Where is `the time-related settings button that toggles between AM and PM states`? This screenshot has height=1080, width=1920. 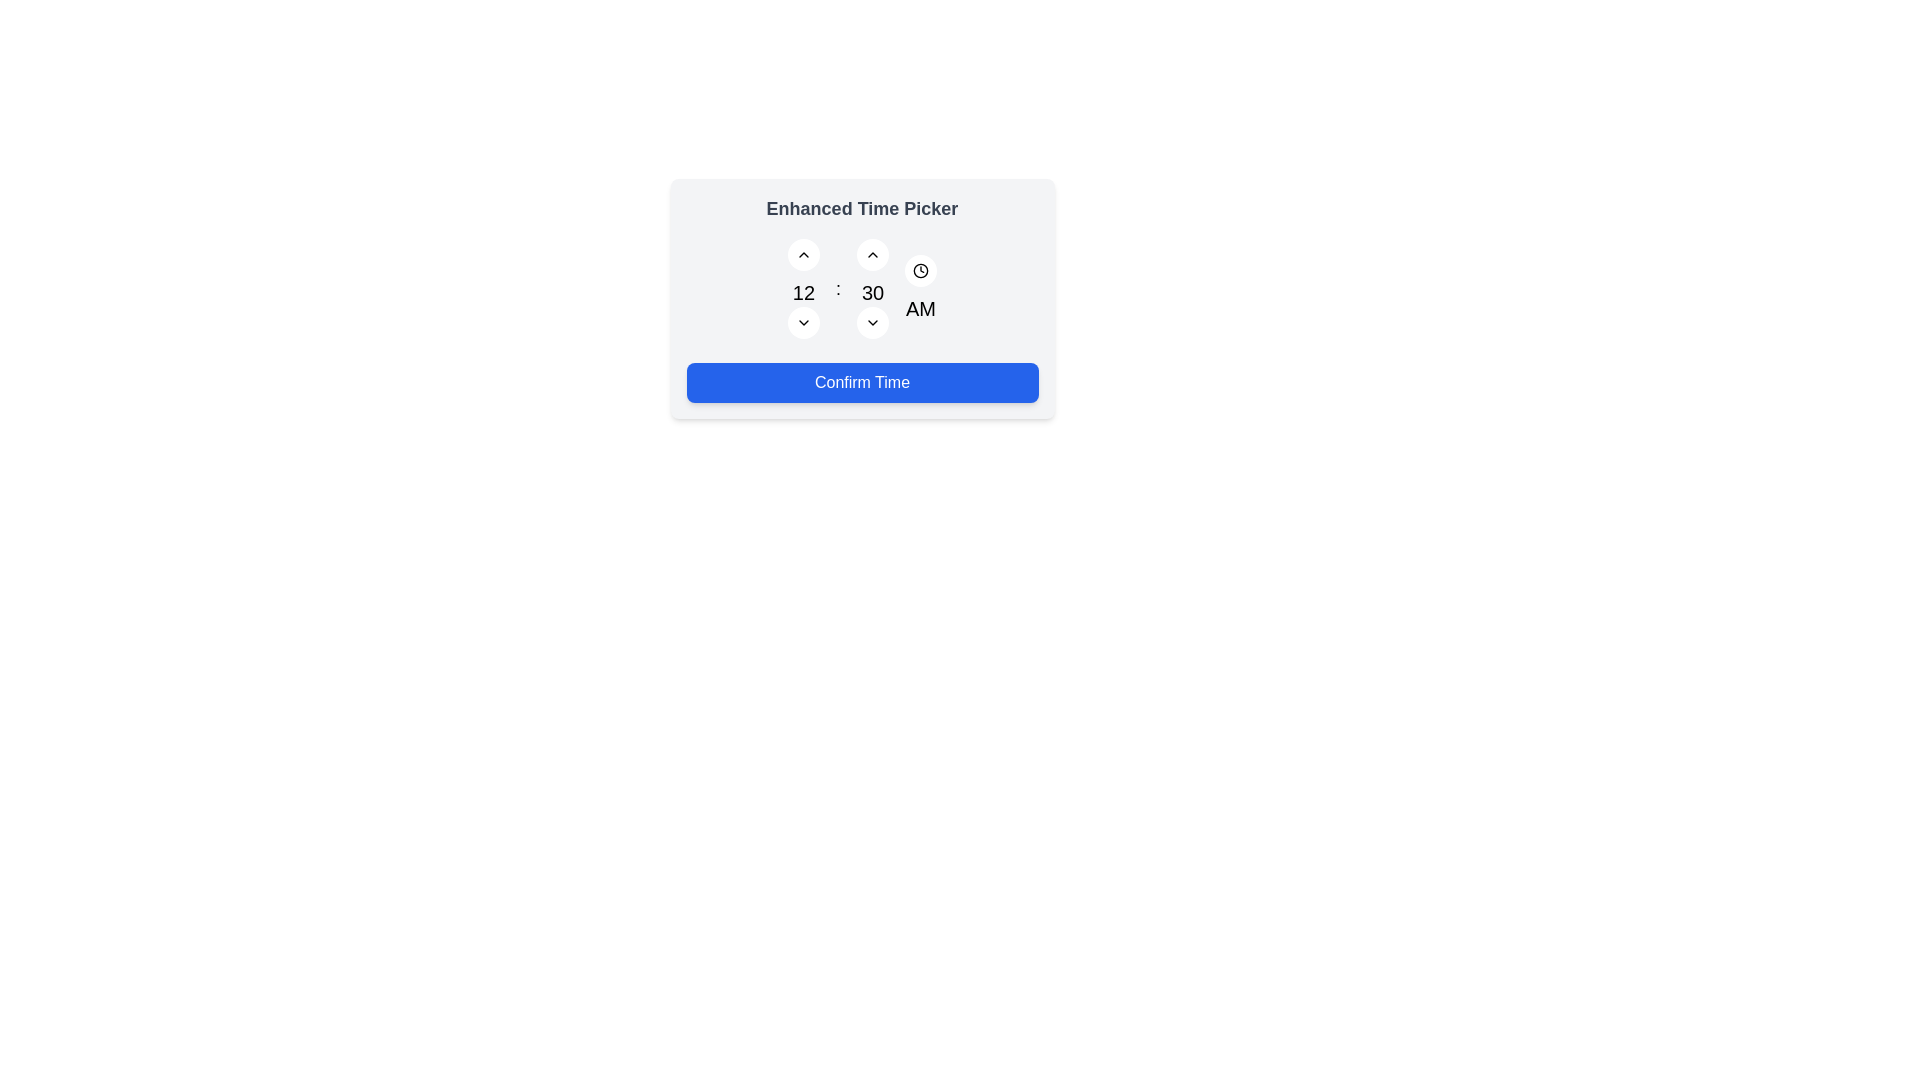
the time-related settings button that toggles between AM and PM states is located at coordinates (920, 270).